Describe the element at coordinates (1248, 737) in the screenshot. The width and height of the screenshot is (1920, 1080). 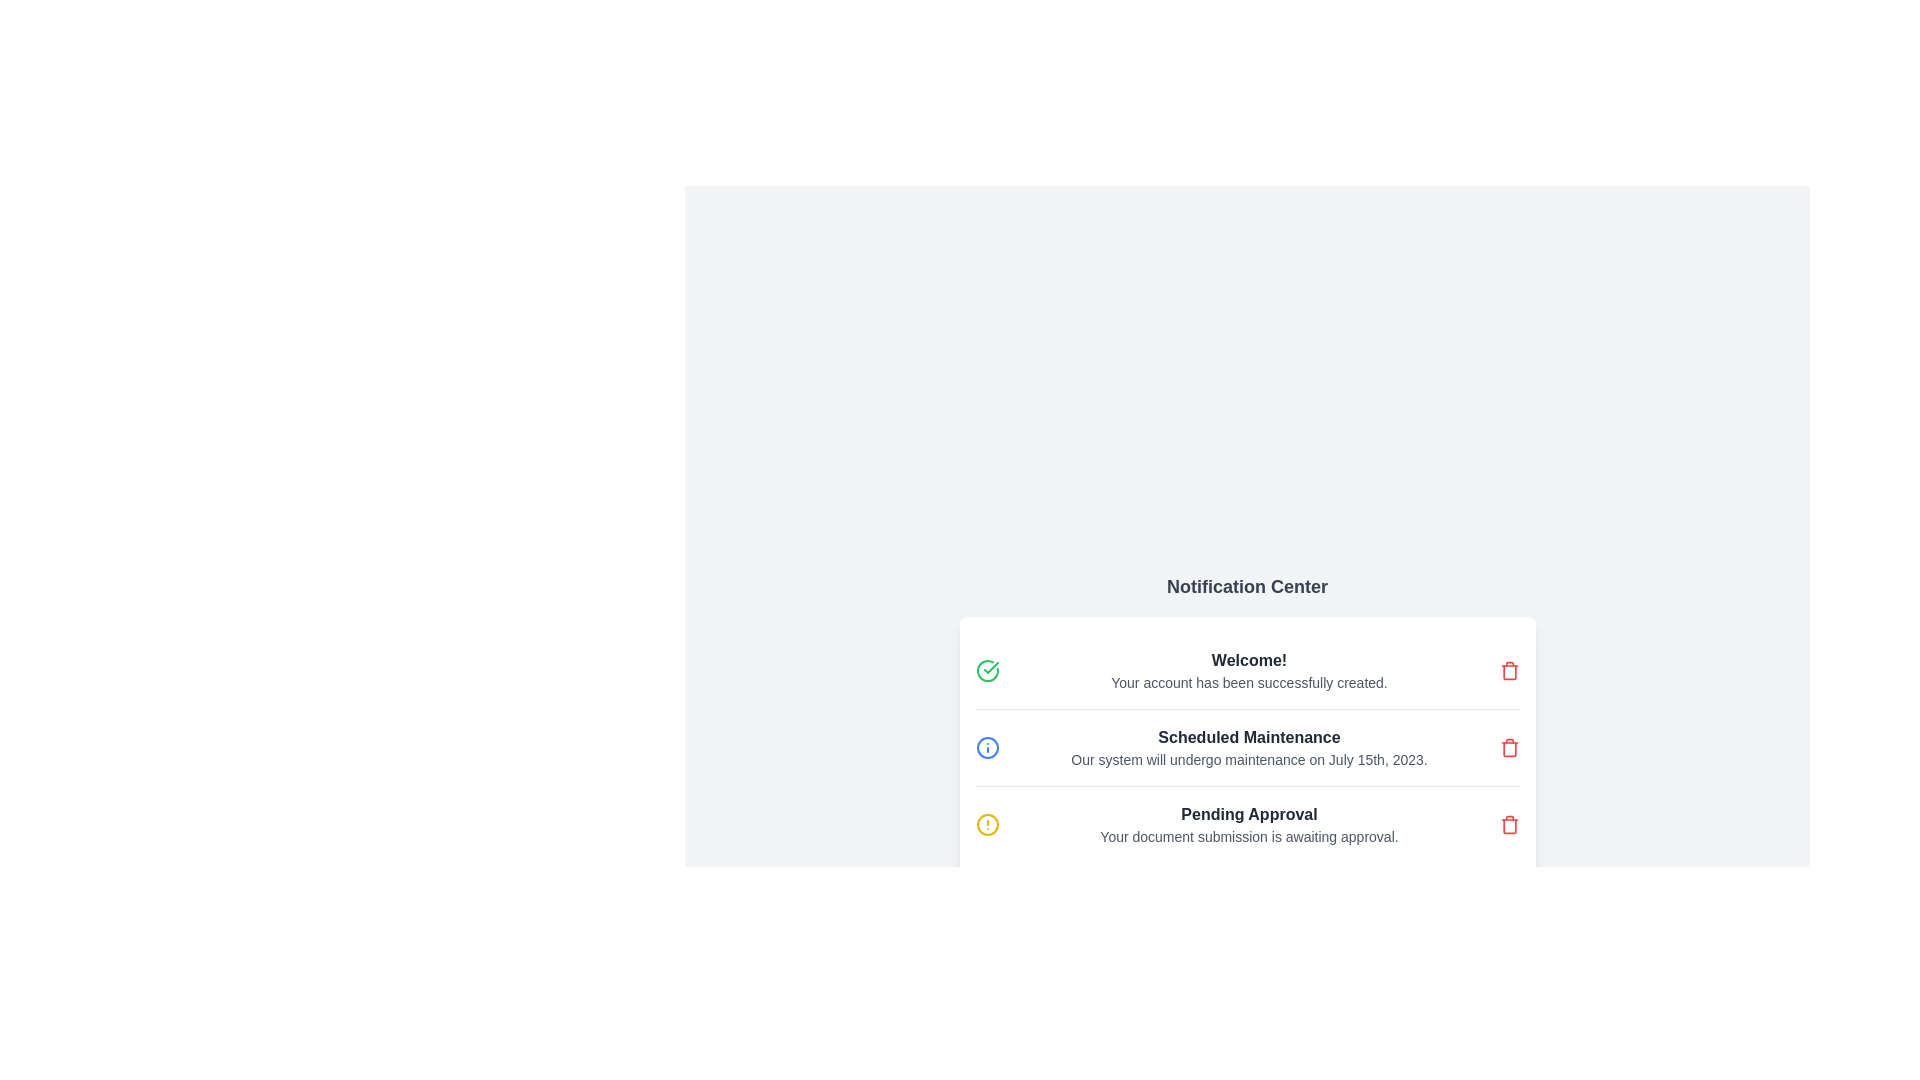
I see `the 'Scheduled Maintenance' text label, which is bold and dark gray, located within the notification card above the text 'Our system will undergo maintenance on July 15th, 2023.'` at that location.